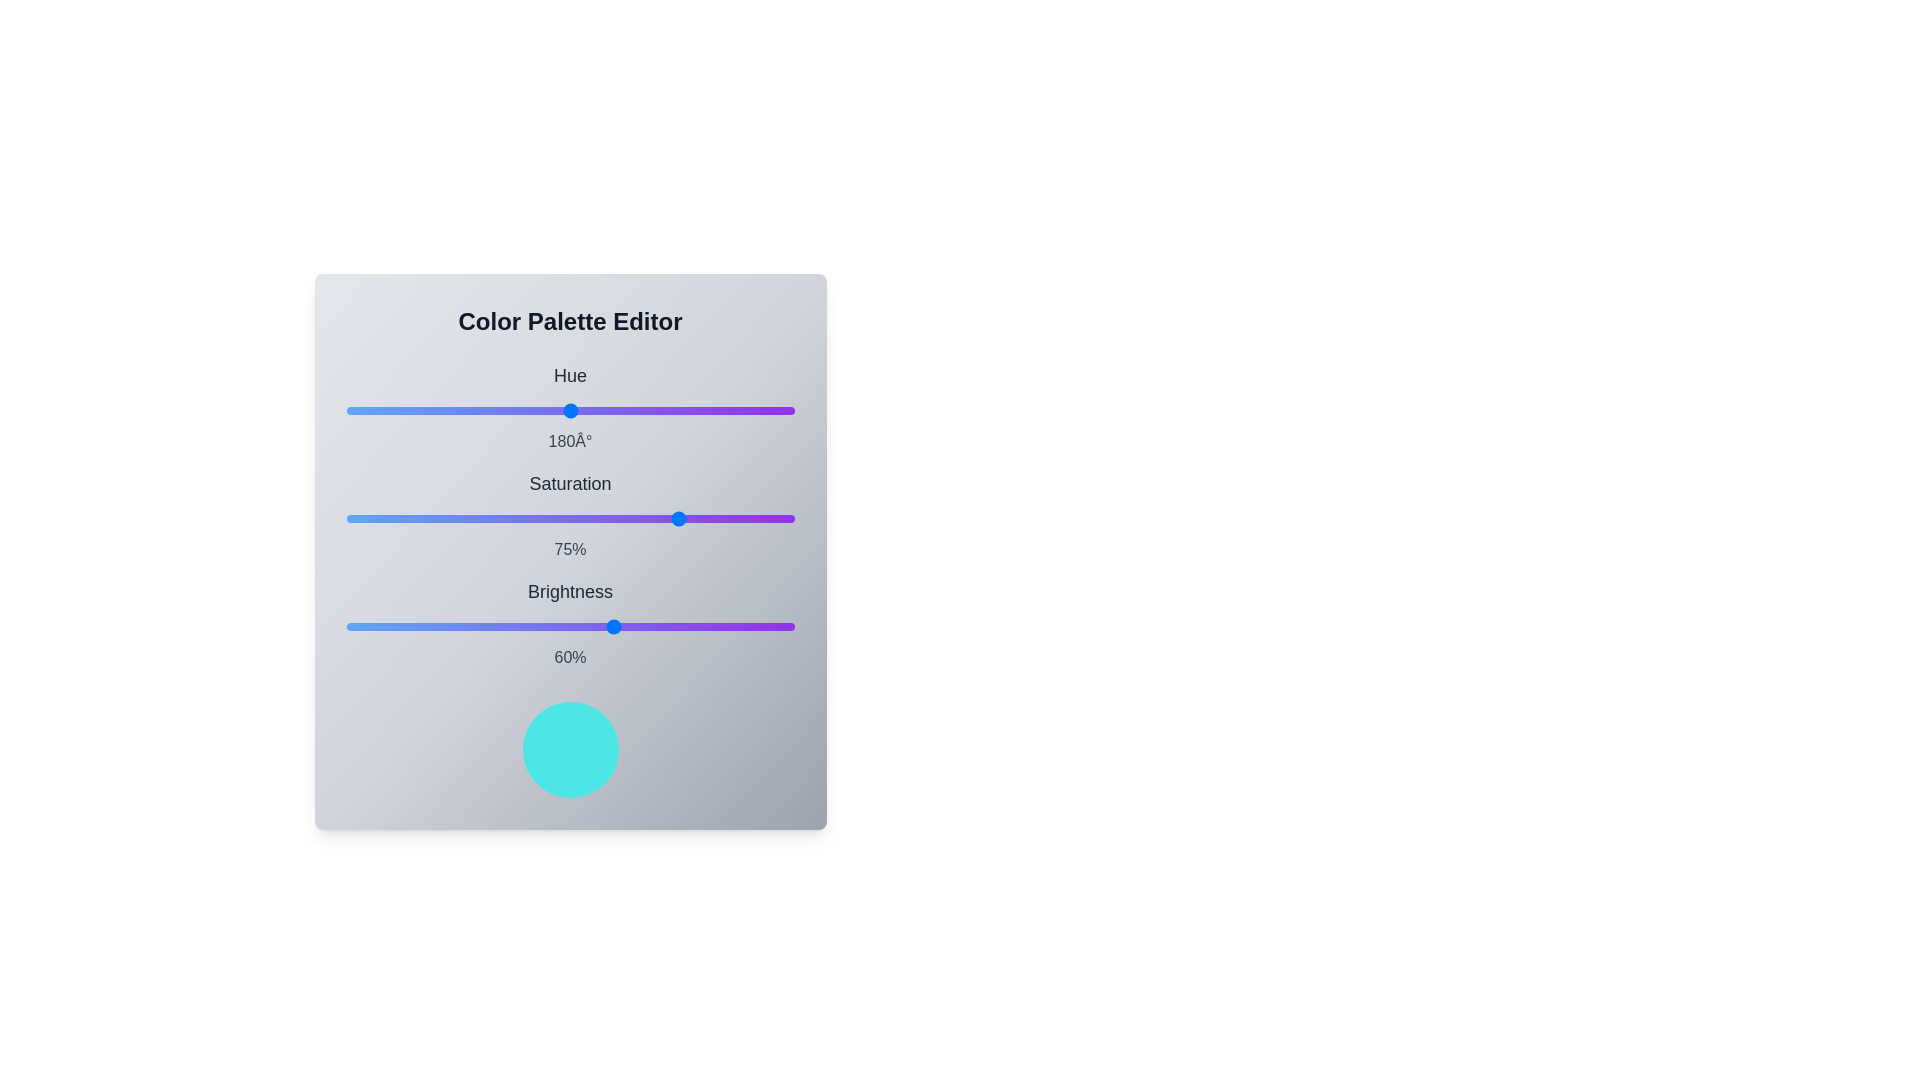  I want to click on the saturation slider to 80%, so click(704, 518).